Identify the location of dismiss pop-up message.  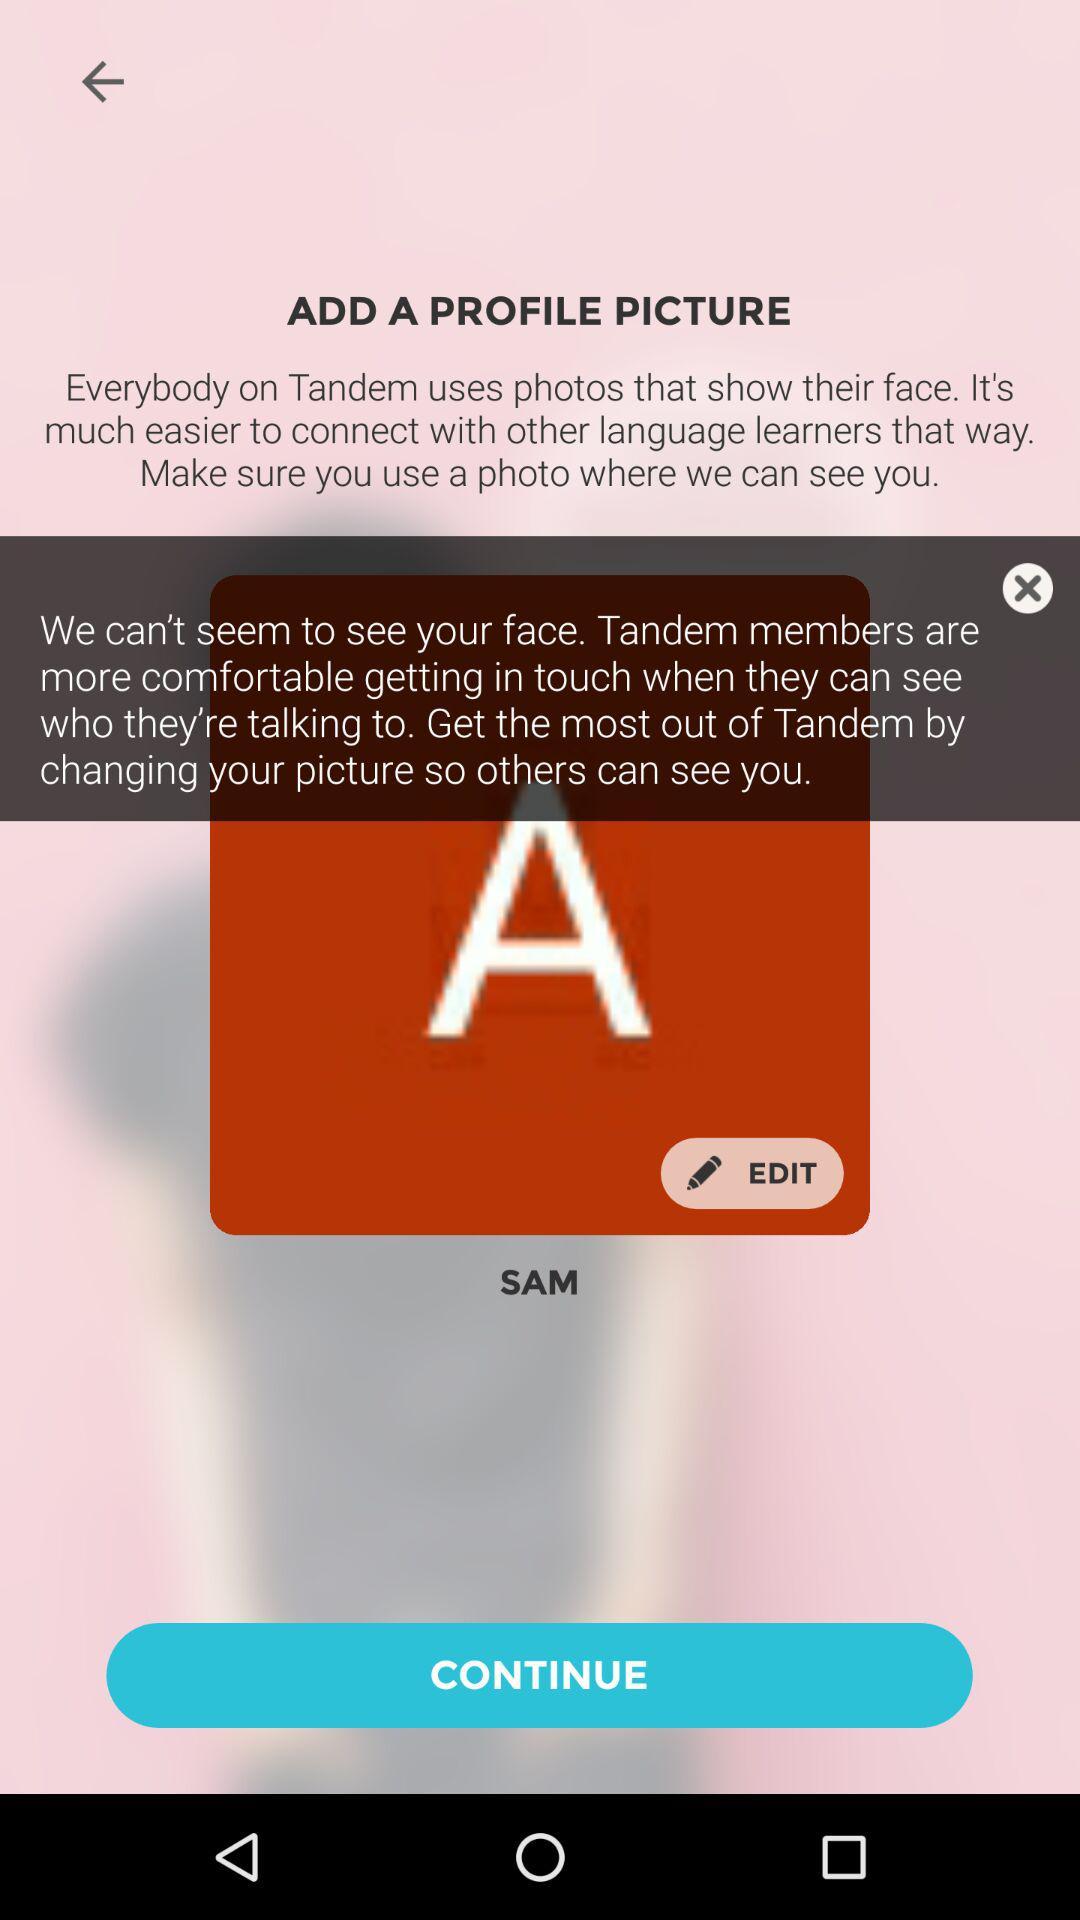
(1027, 587).